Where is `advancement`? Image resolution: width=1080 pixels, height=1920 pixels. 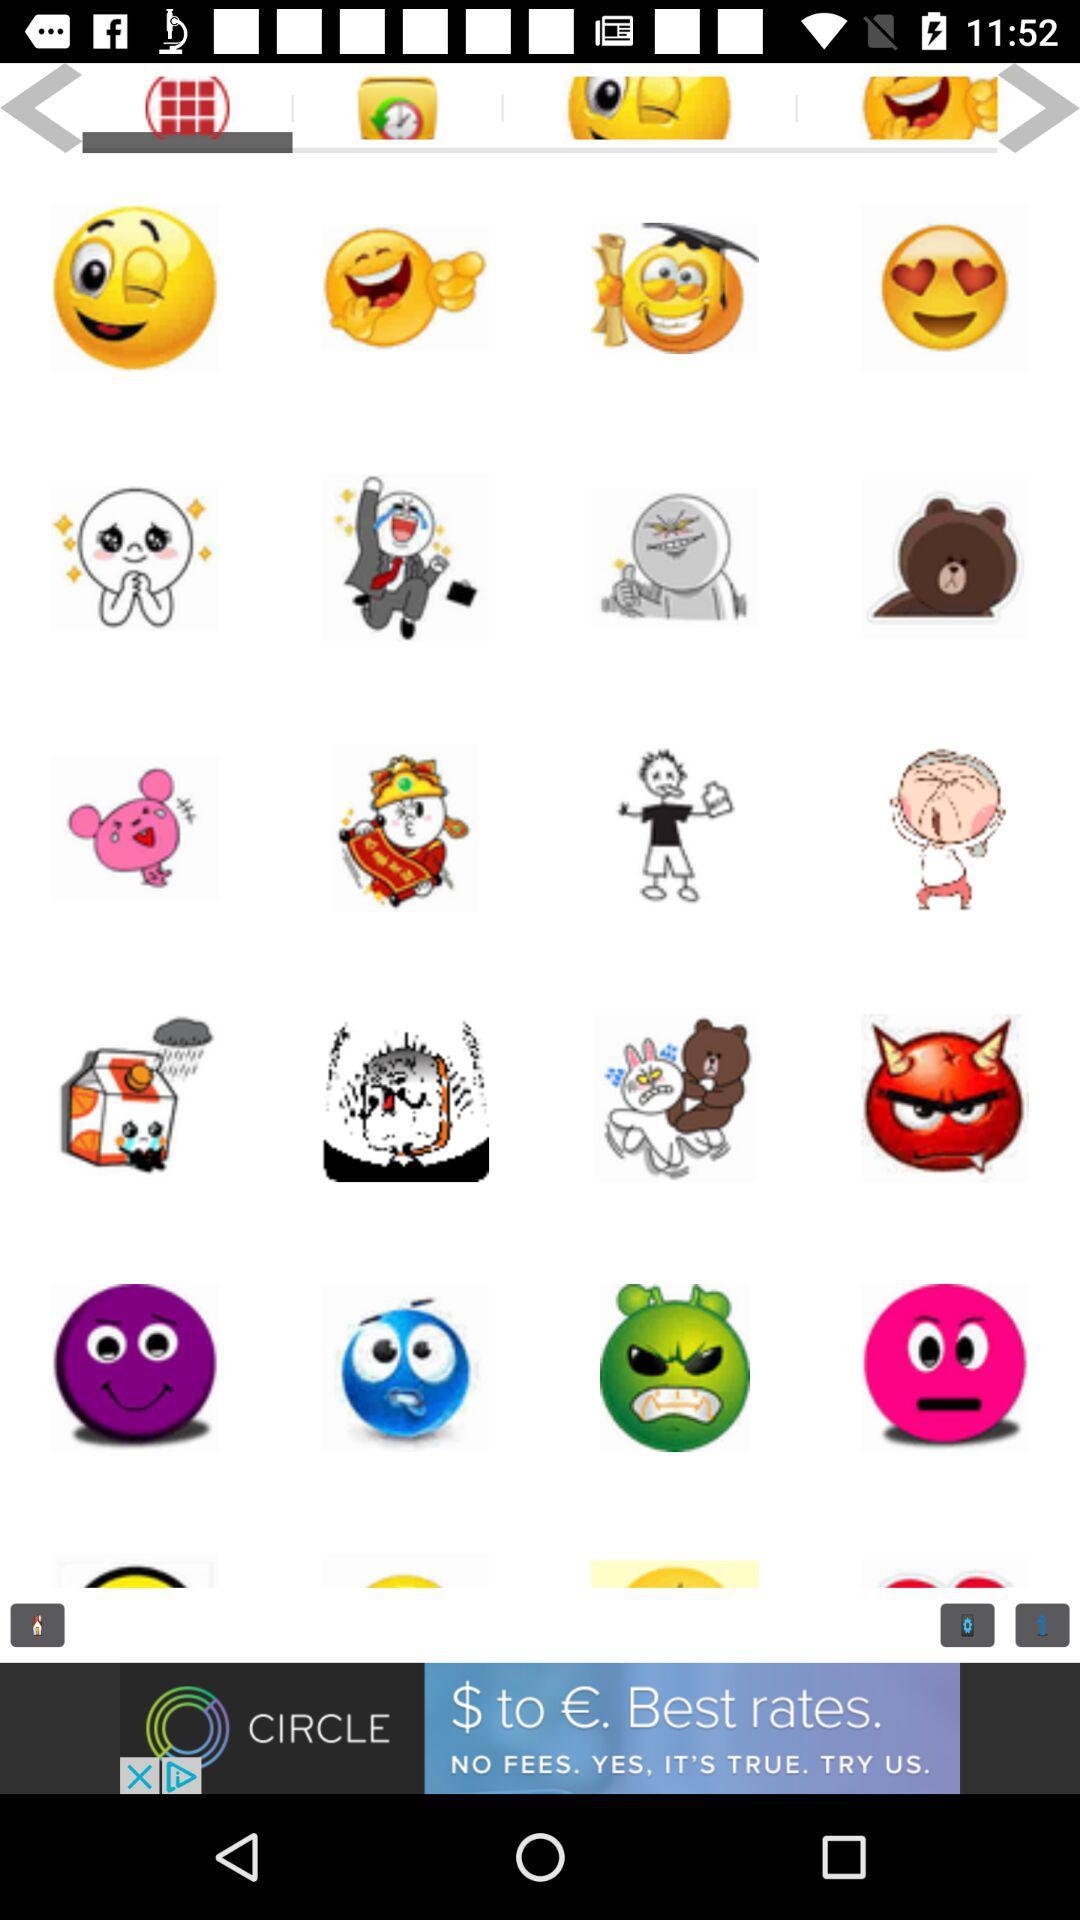 advancement is located at coordinates (540, 1727).